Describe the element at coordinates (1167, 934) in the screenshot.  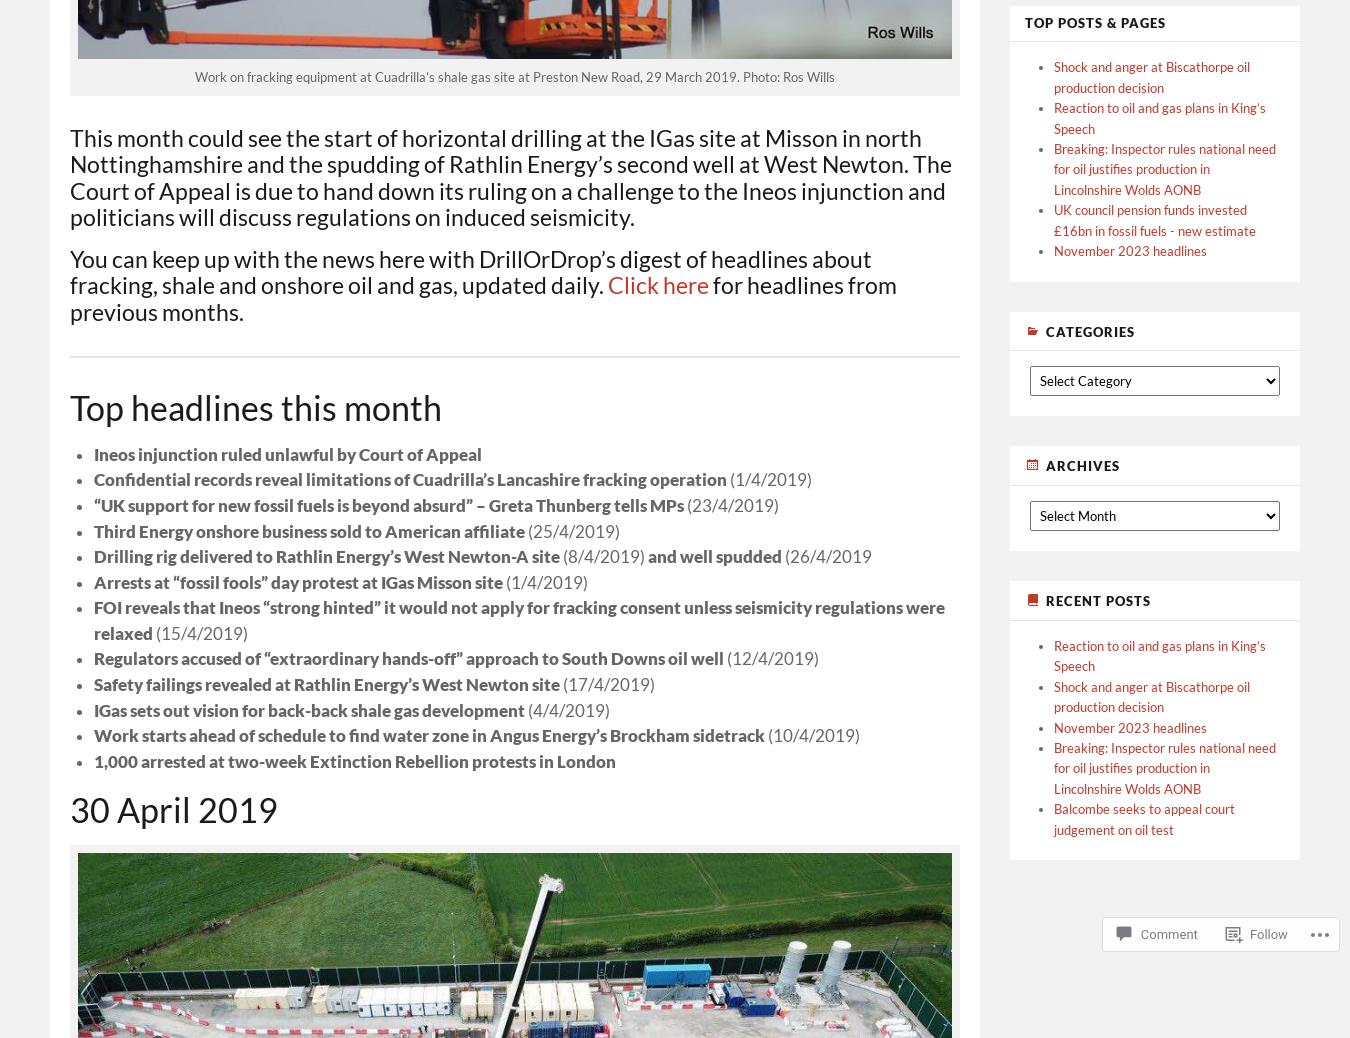
I see `'Comment'` at that location.